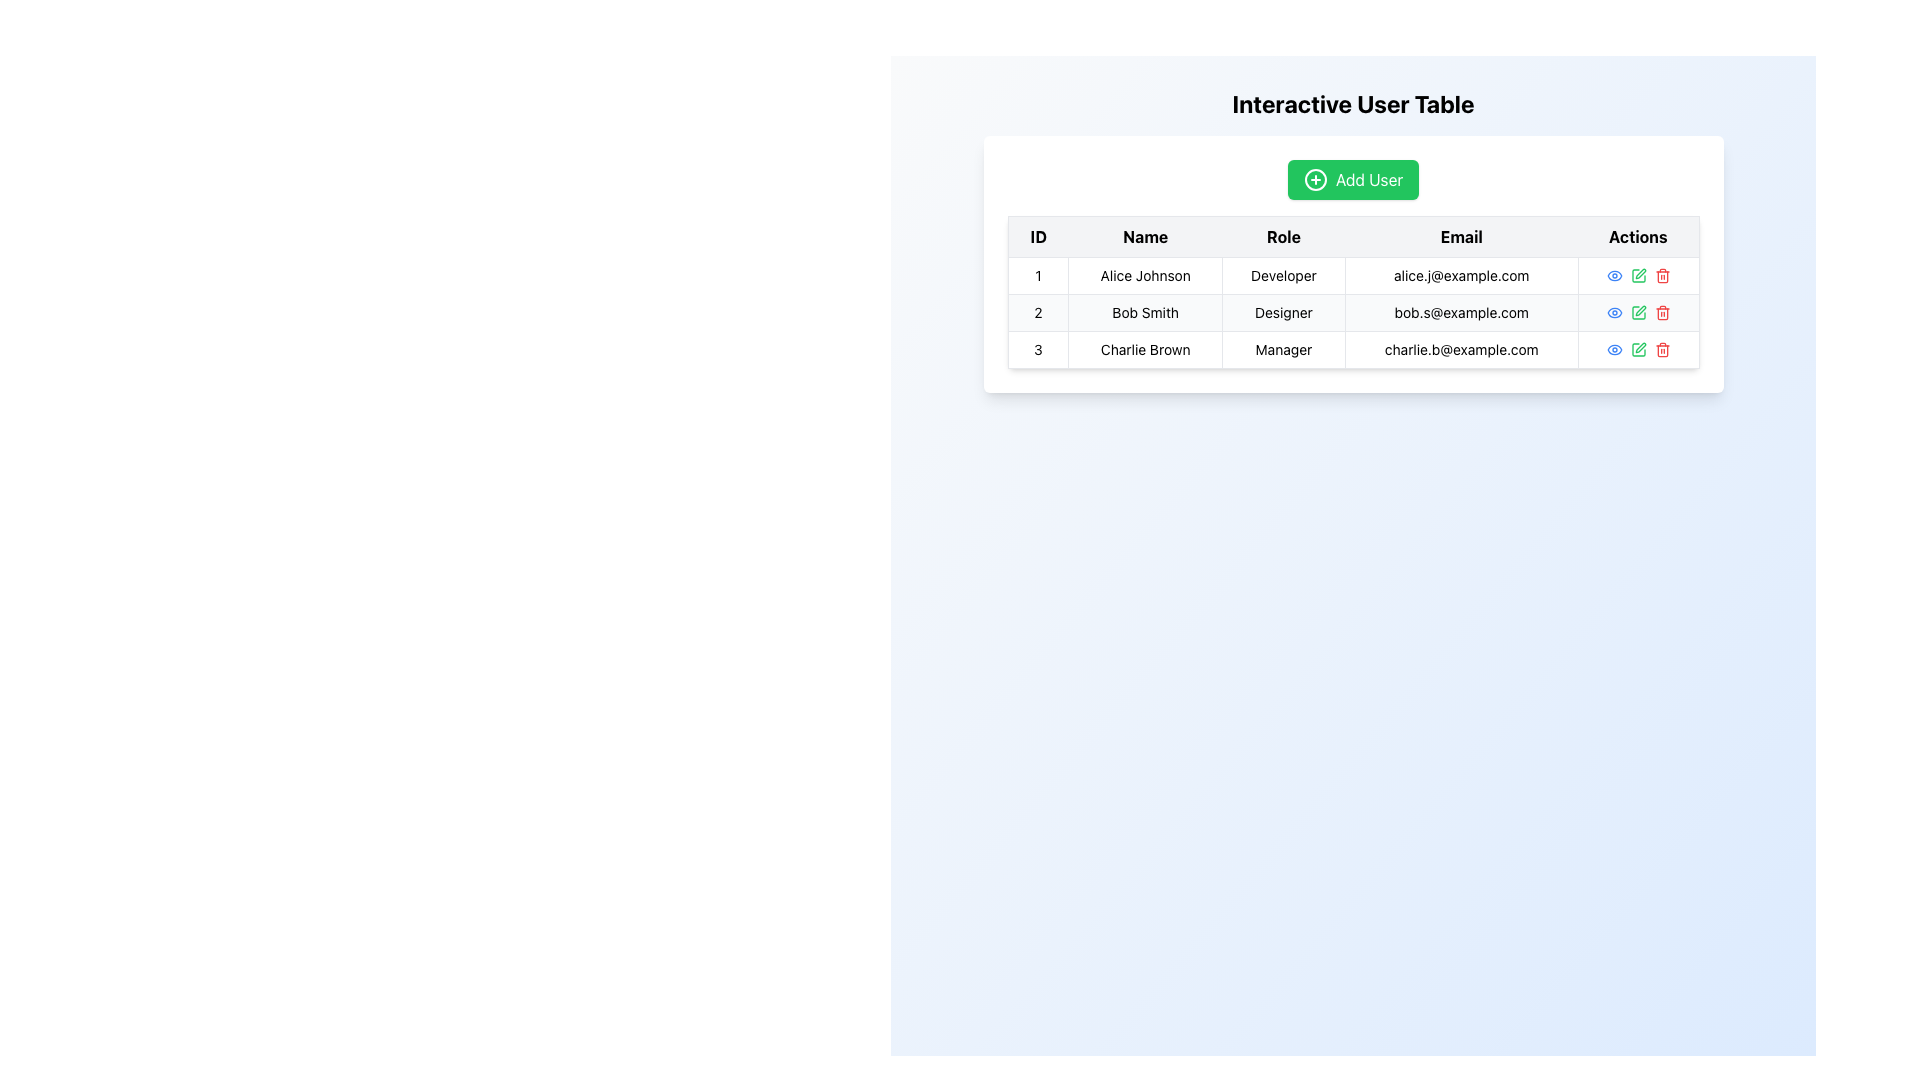  I want to click on the green pen icon in the 'Actions' column for Charlie Brown, located in the third row to observe its hover effects, so click(1638, 349).